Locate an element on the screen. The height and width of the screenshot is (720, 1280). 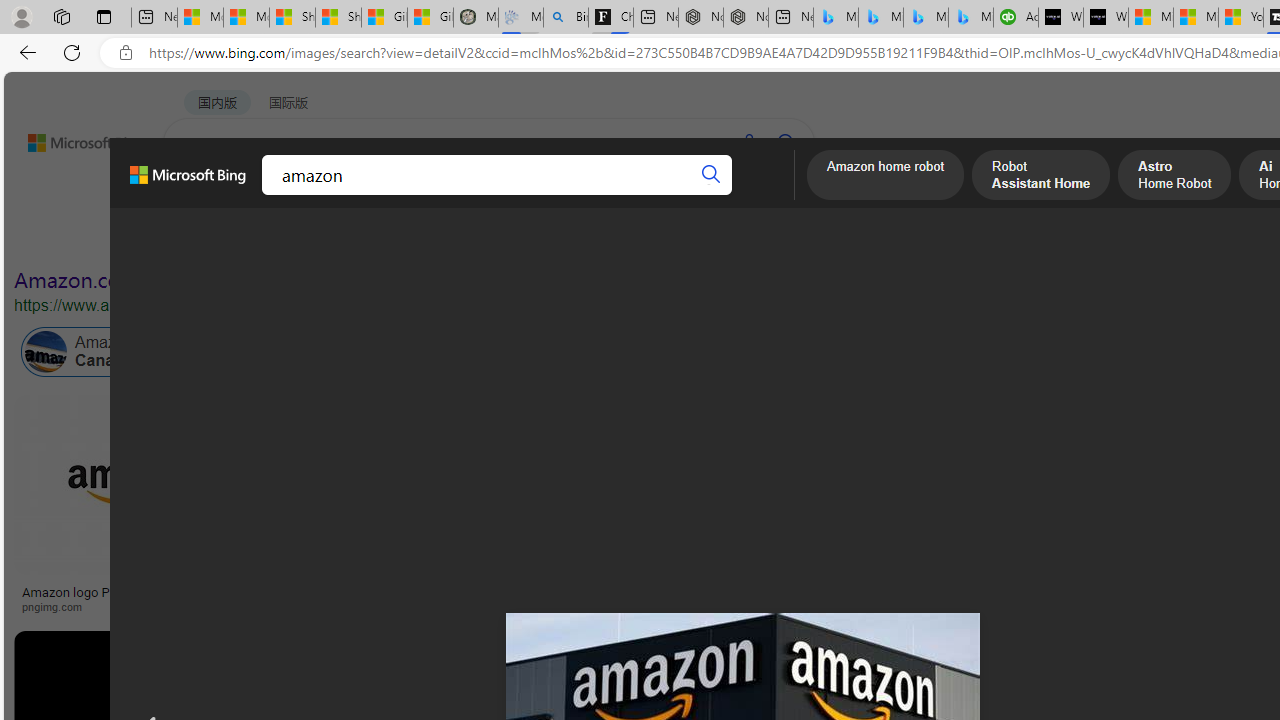
'People' is located at coordinates (521, 236).